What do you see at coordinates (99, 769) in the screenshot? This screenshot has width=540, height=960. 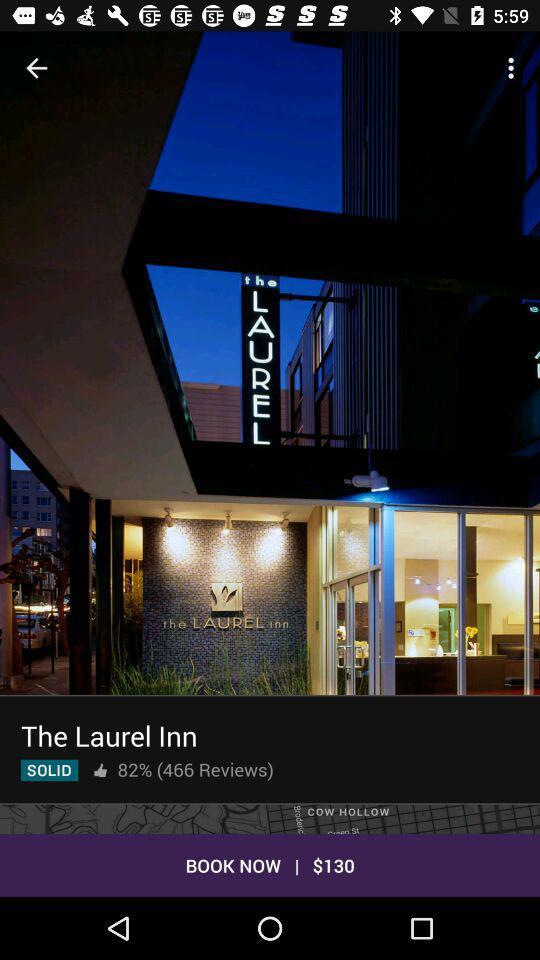 I see `item below the laurel inn icon` at bounding box center [99, 769].